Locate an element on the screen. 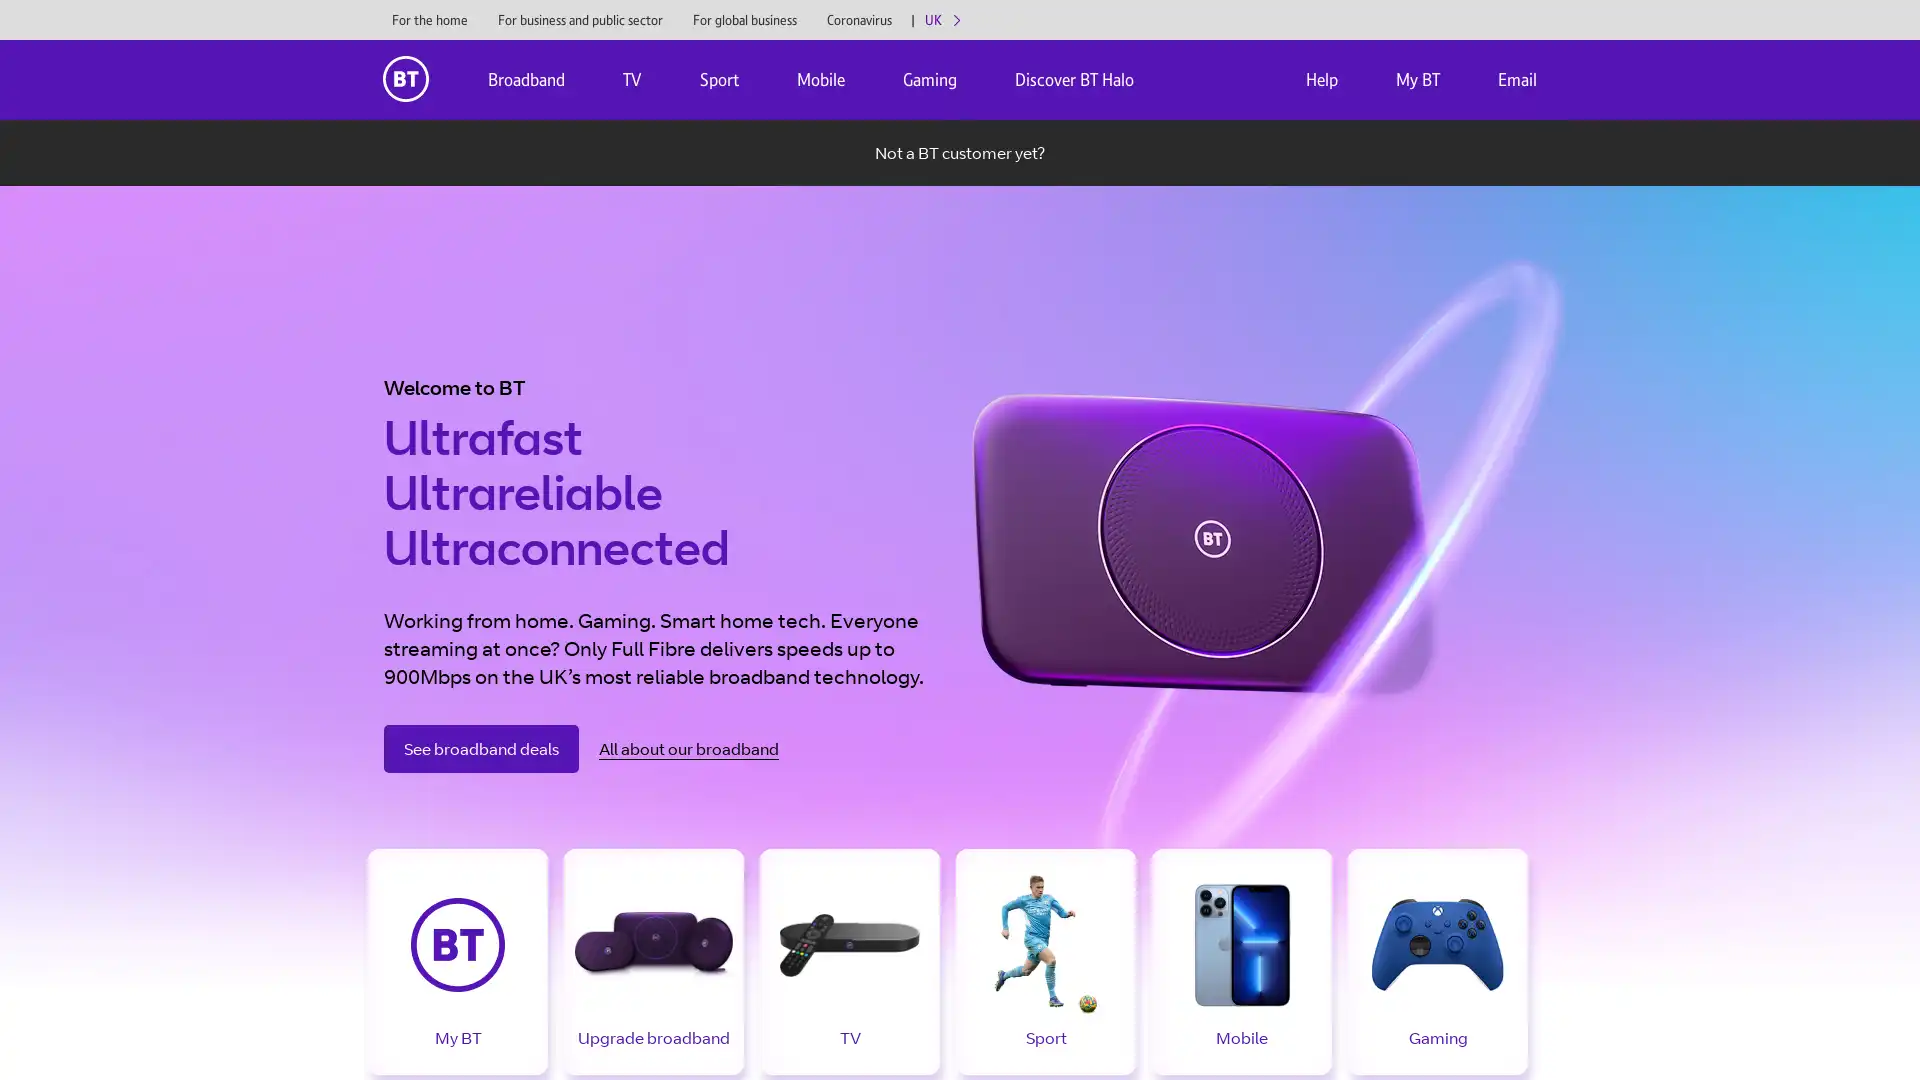 Image resolution: width=1920 pixels, height=1080 pixels. Not a BT customer yet? is located at coordinates (960, 152).